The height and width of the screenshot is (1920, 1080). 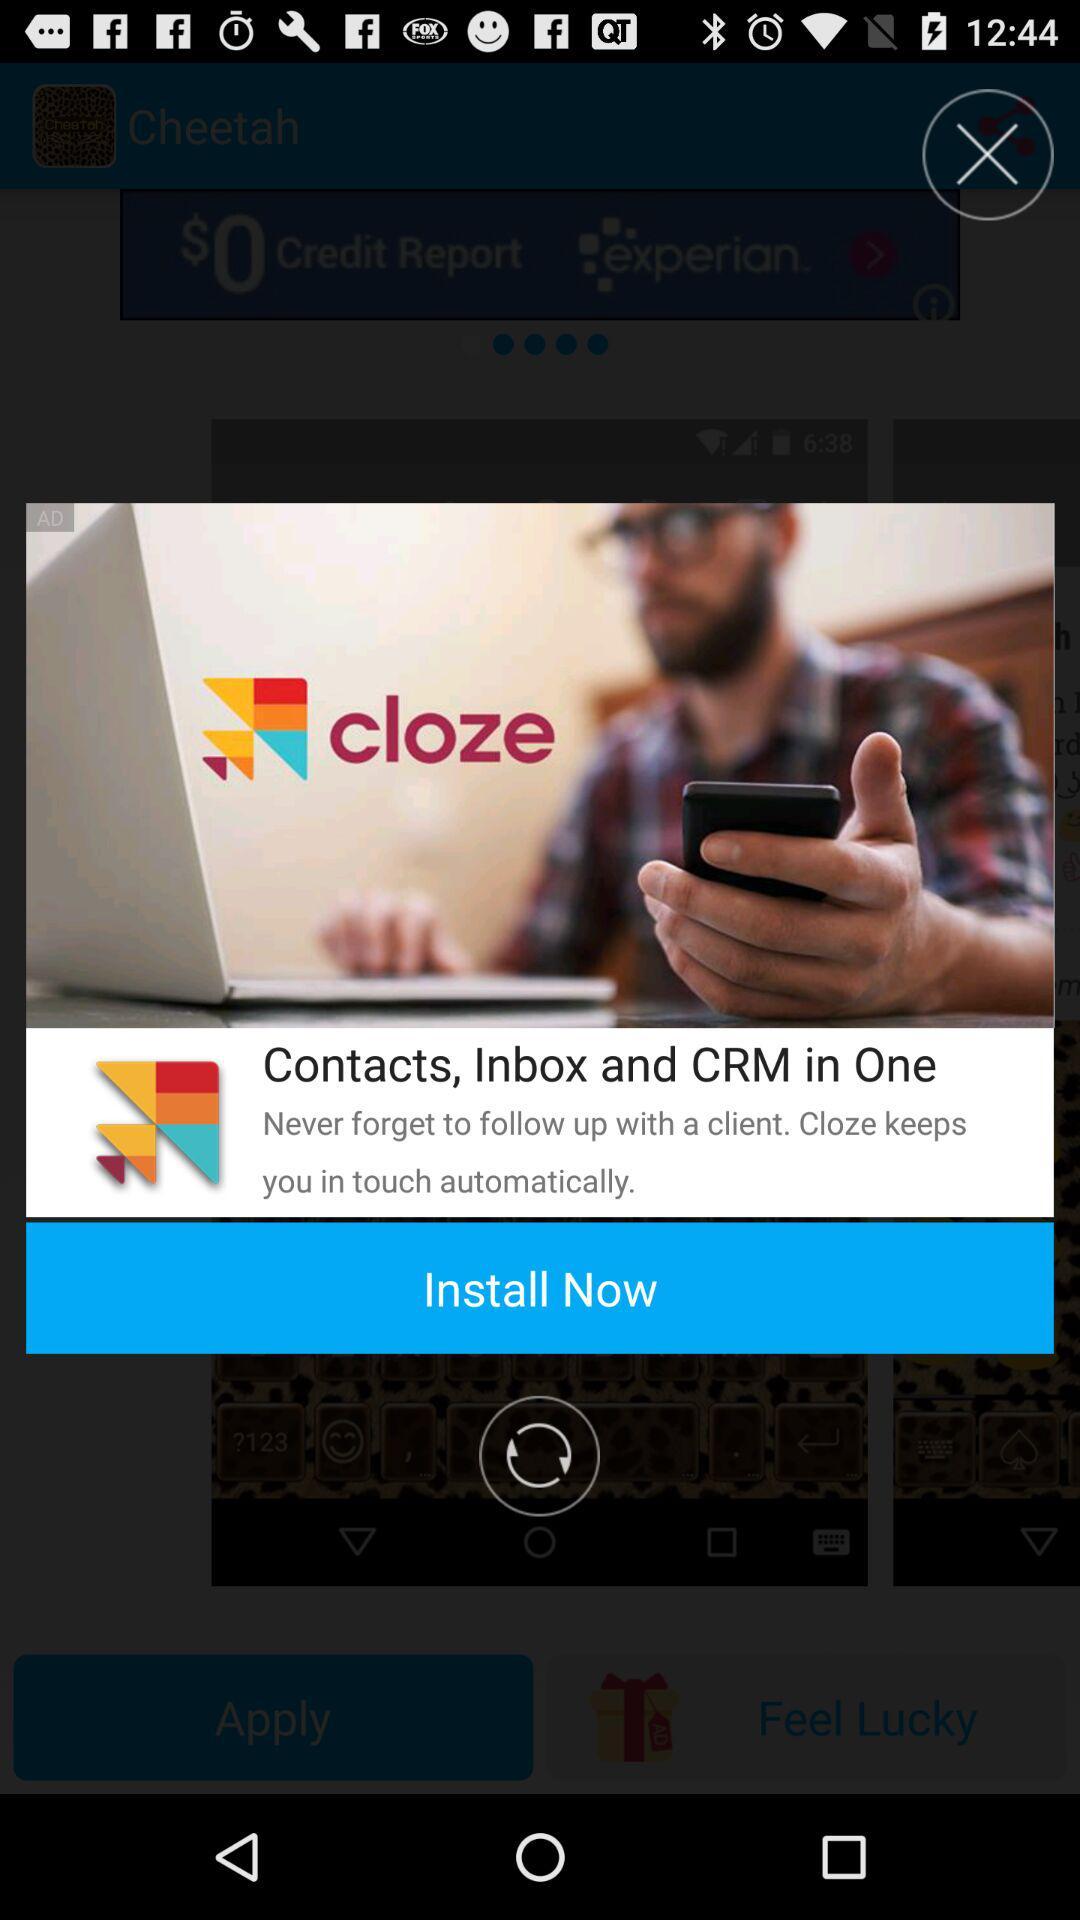 What do you see at coordinates (631, 1062) in the screenshot?
I see `the contacts inbox and icon` at bounding box center [631, 1062].